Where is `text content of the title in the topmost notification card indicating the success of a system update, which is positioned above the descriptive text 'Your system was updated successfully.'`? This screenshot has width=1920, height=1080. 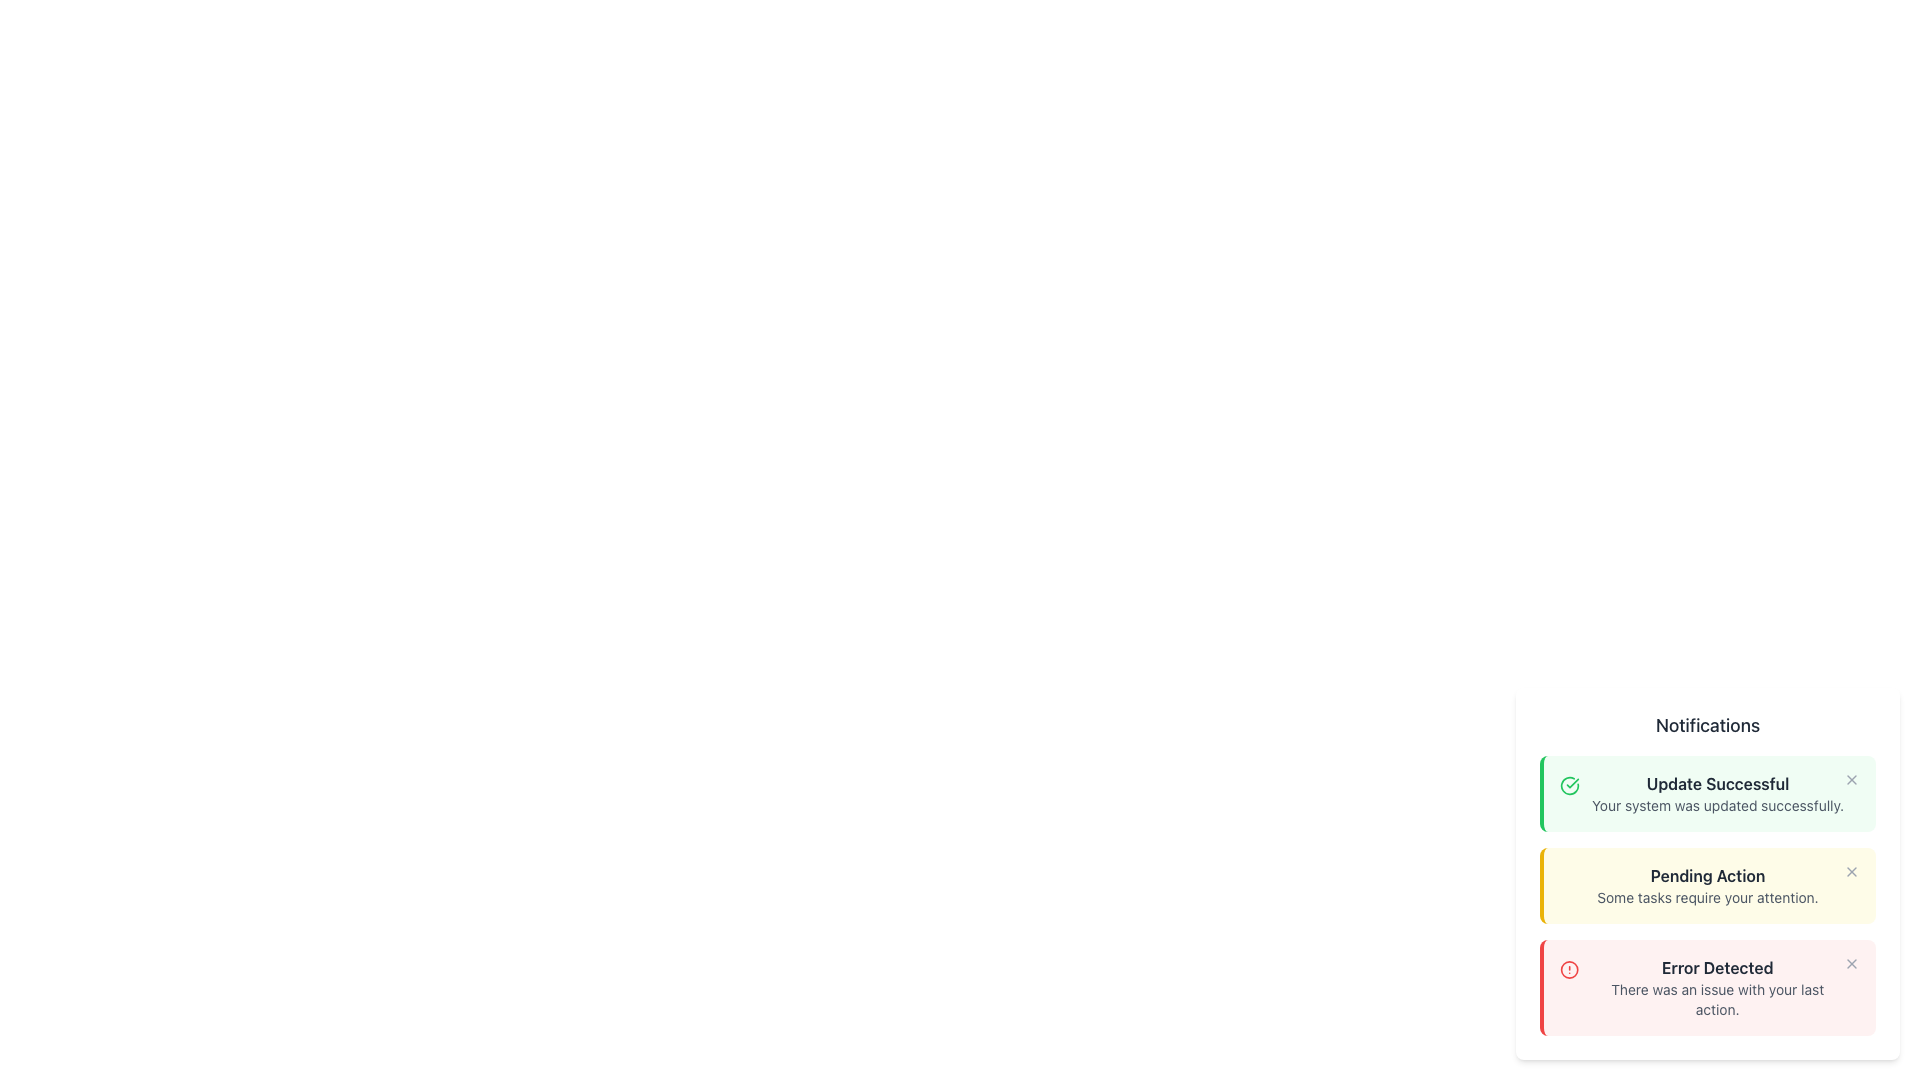
text content of the title in the topmost notification card indicating the success of a system update, which is positioned above the descriptive text 'Your system was updated successfully.' is located at coordinates (1717, 782).